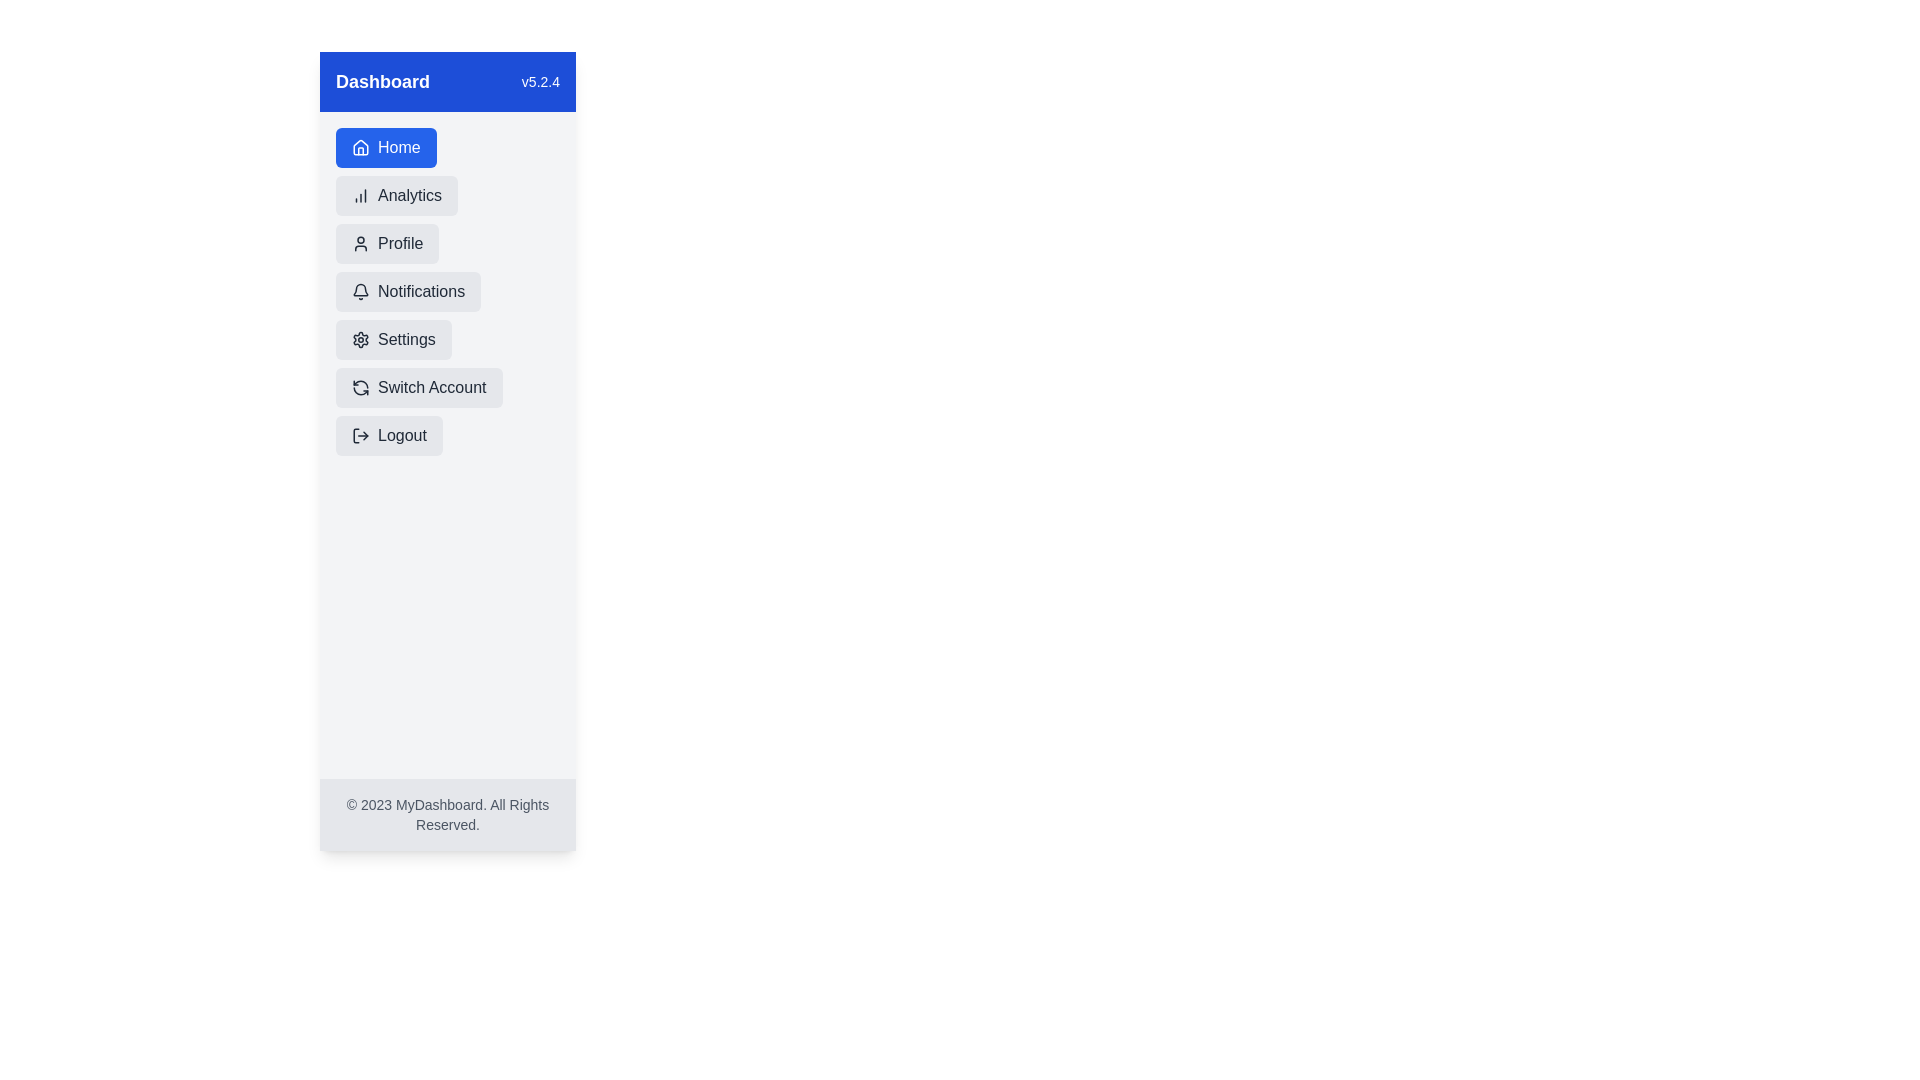  I want to click on copyright information text label displayed at the bottom of the interface for the 'MyDashboard' application, indicating ownership and rights reserved for the year 2023, so click(446, 814).